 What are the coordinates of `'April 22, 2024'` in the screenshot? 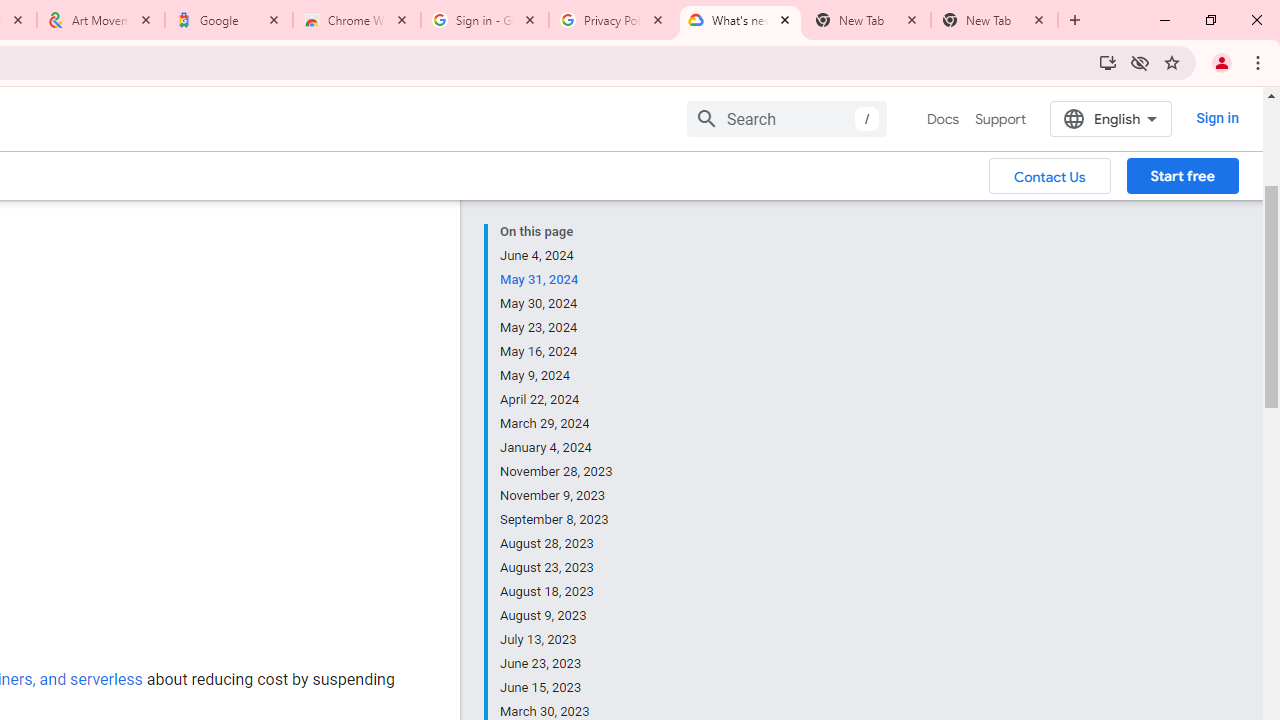 It's located at (557, 399).